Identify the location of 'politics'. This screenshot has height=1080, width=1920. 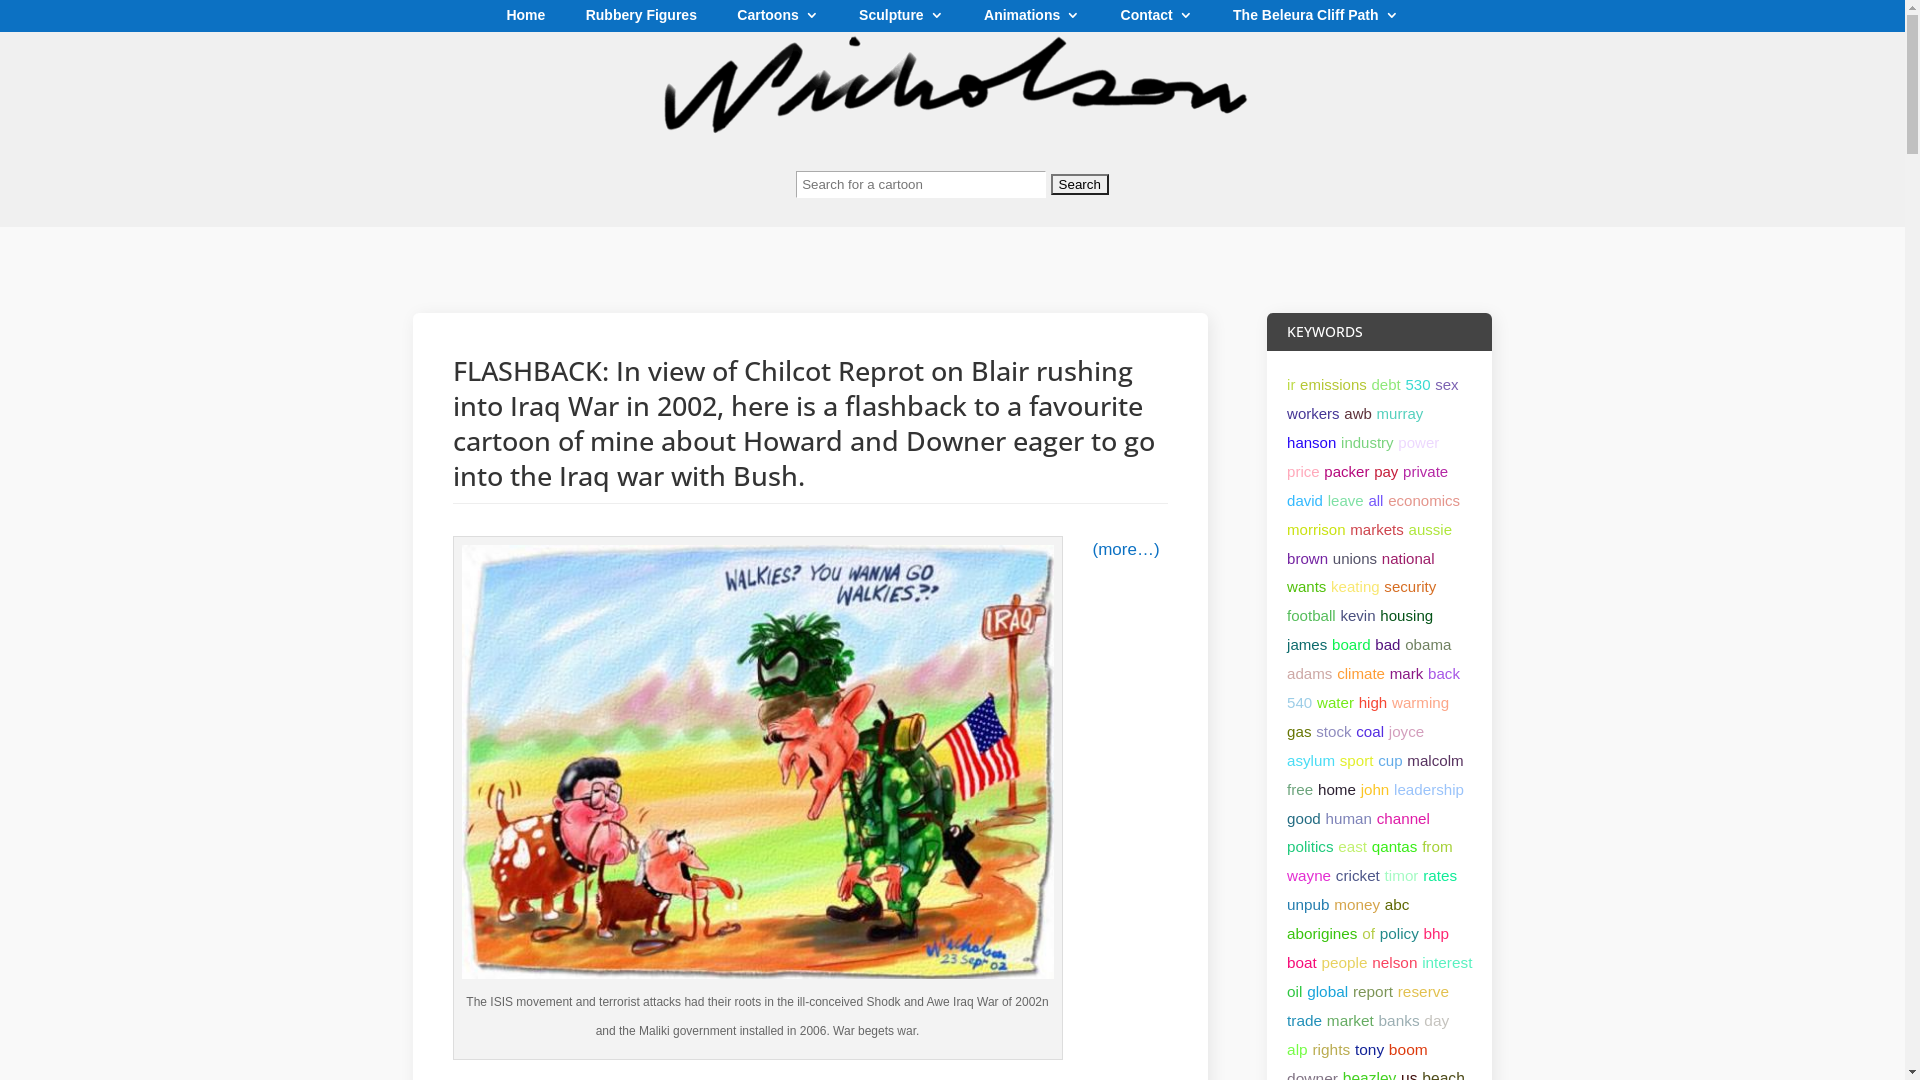
(1310, 846).